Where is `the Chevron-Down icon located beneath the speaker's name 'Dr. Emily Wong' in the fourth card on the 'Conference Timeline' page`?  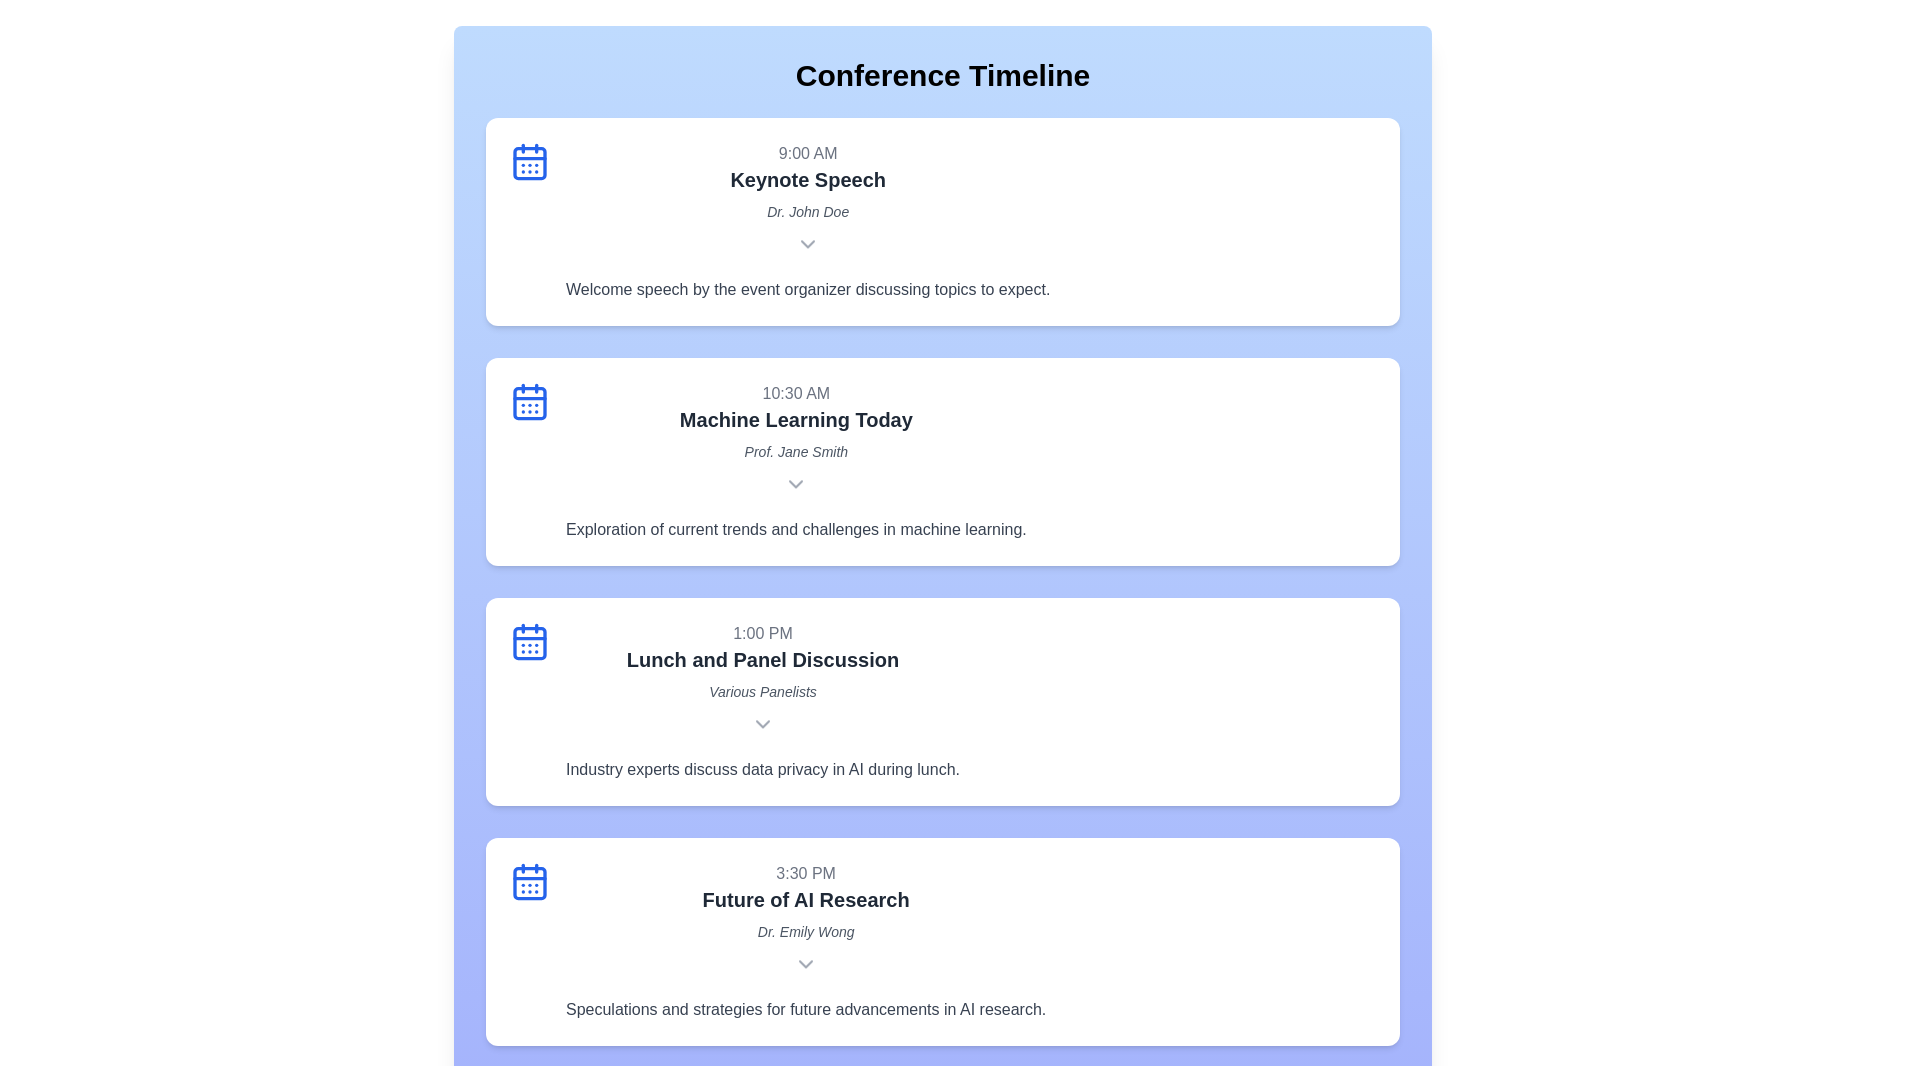 the Chevron-Down icon located beneath the speaker's name 'Dr. Emily Wong' in the fourth card on the 'Conference Timeline' page is located at coordinates (806, 966).